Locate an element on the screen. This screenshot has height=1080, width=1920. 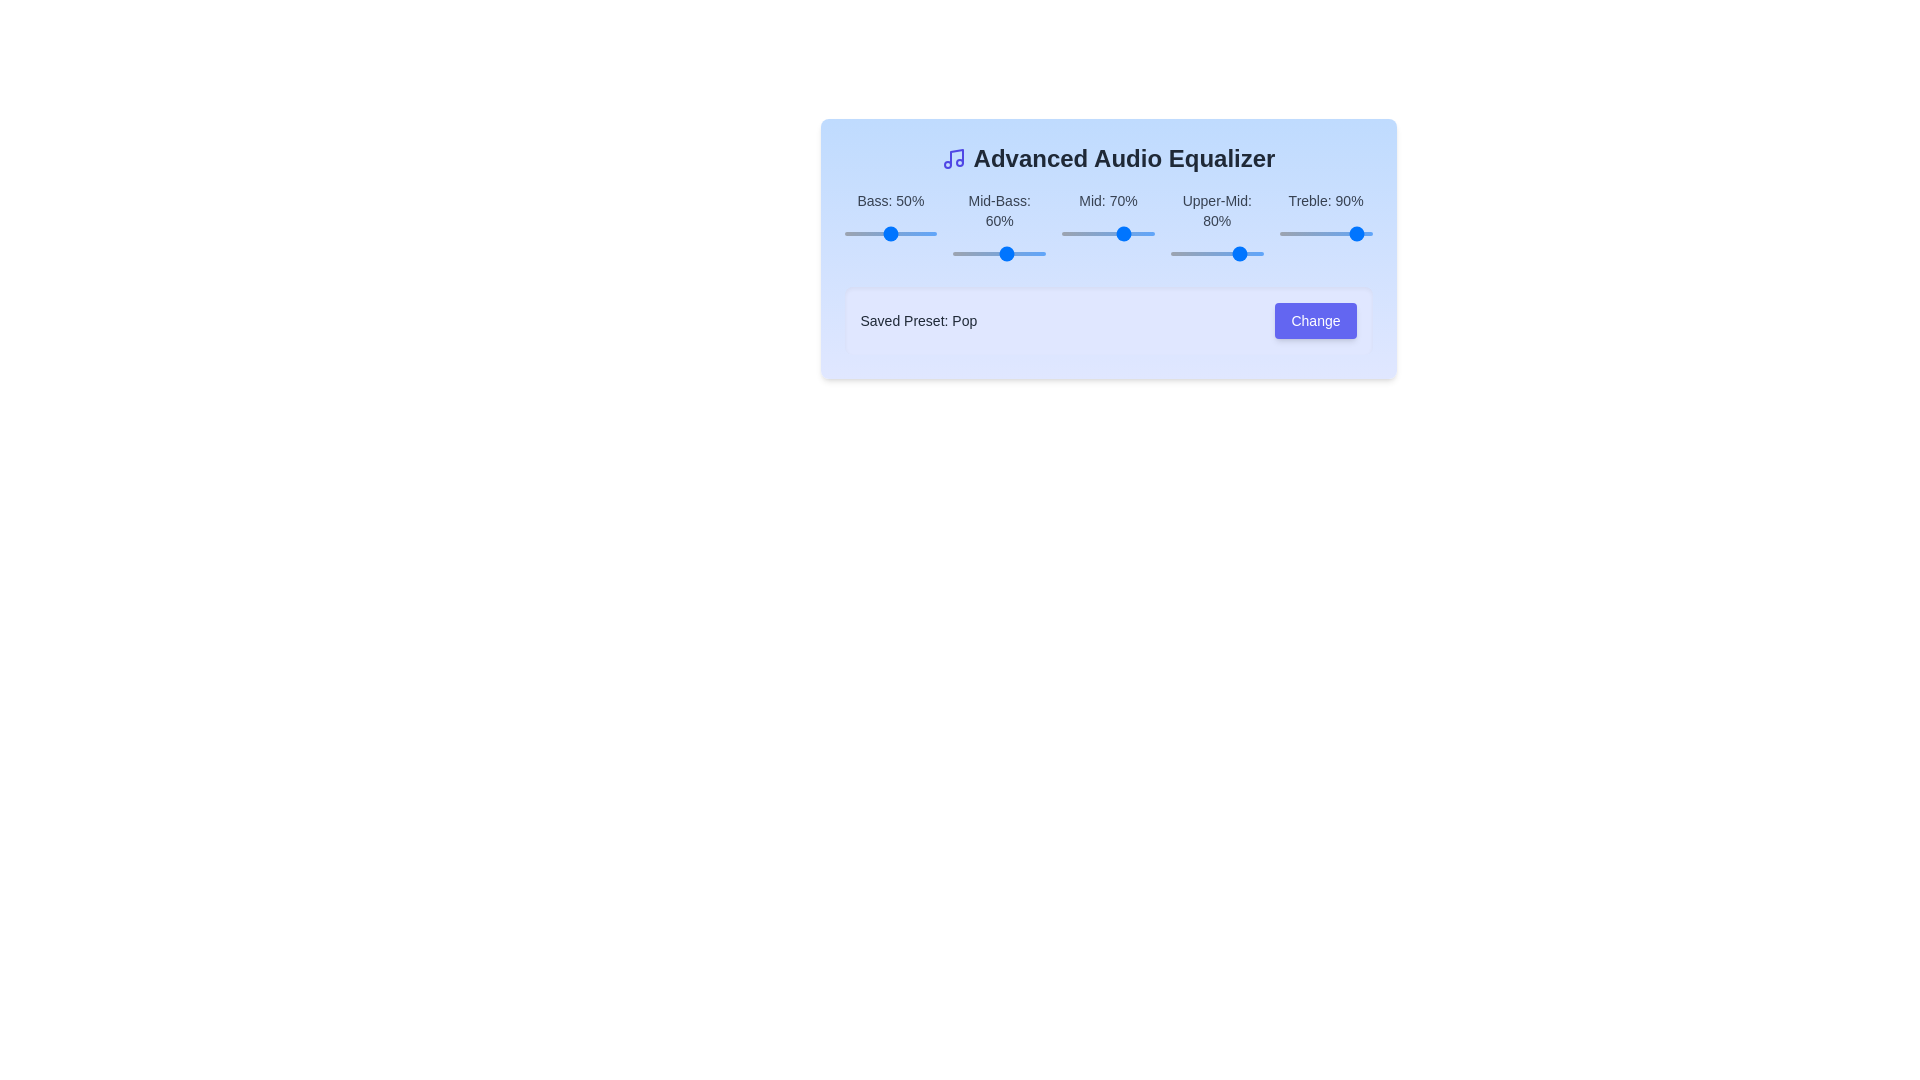
the slider for the 0 band to 34% is located at coordinates (923, 233).